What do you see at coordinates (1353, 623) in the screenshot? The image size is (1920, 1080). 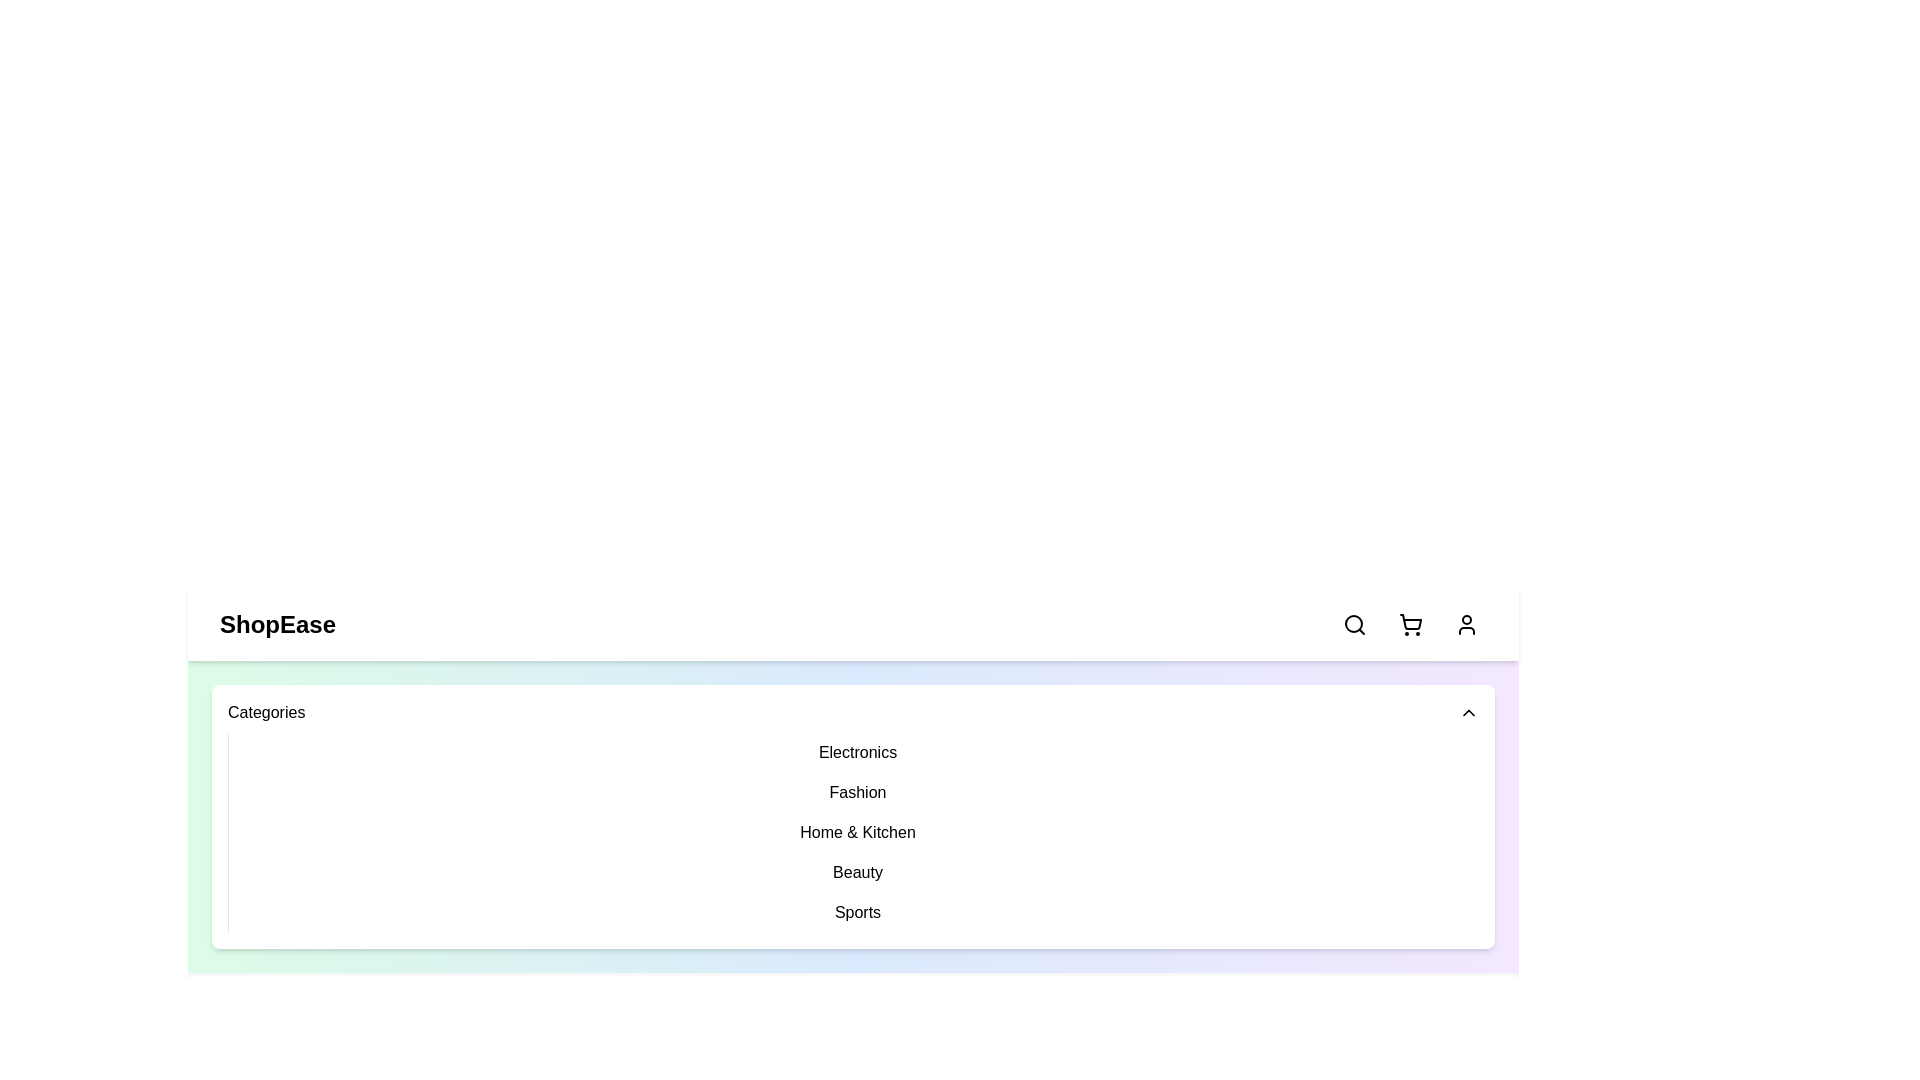 I see `the circular component inside the magnifying glass icon, which indicates search functionality, located in the top-right segment of the interface` at bounding box center [1353, 623].